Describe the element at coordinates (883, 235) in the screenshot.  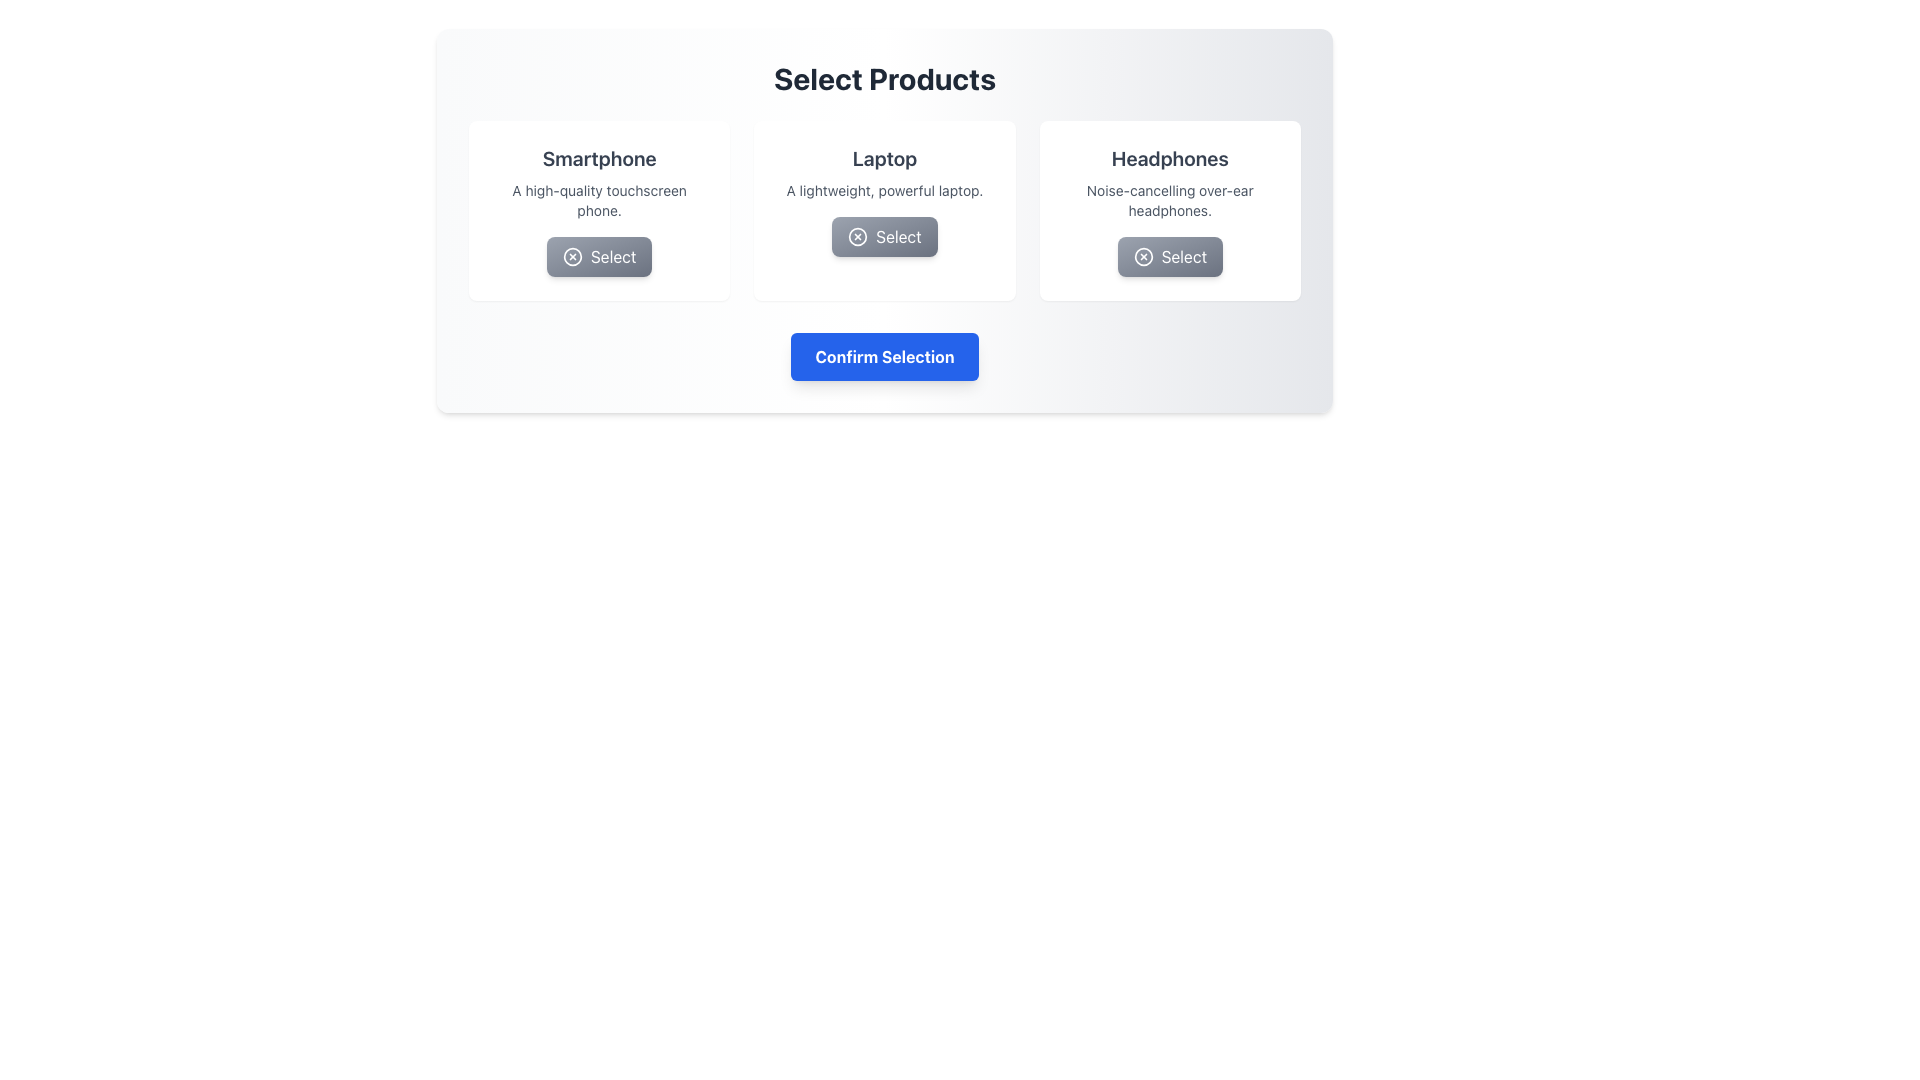
I see `the 'Select' button with a gradient background in the second product card labeled 'Laptop'` at that location.